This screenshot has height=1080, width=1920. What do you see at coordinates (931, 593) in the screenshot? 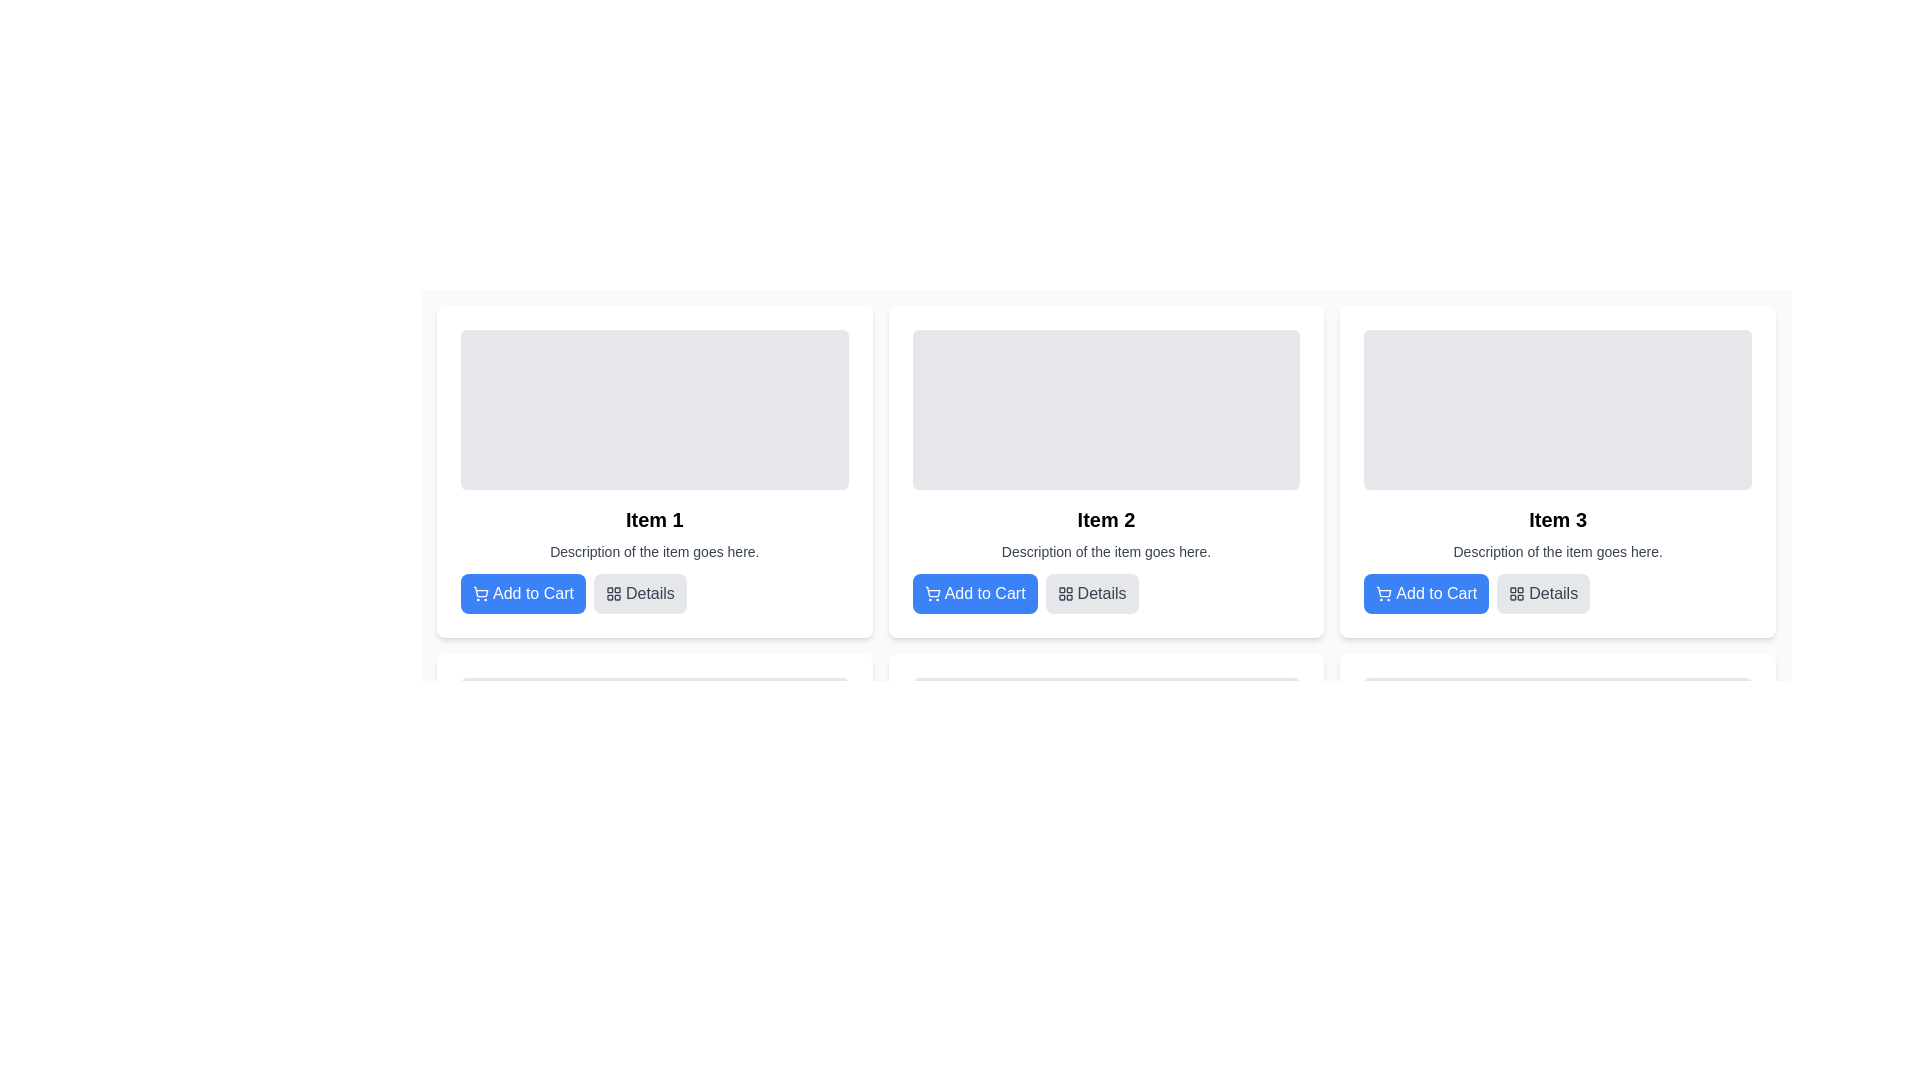
I see `the shopping cart icon located in the top-left area of the 'Add to Cart' button for 'Item 2' in the second column` at bounding box center [931, 593].